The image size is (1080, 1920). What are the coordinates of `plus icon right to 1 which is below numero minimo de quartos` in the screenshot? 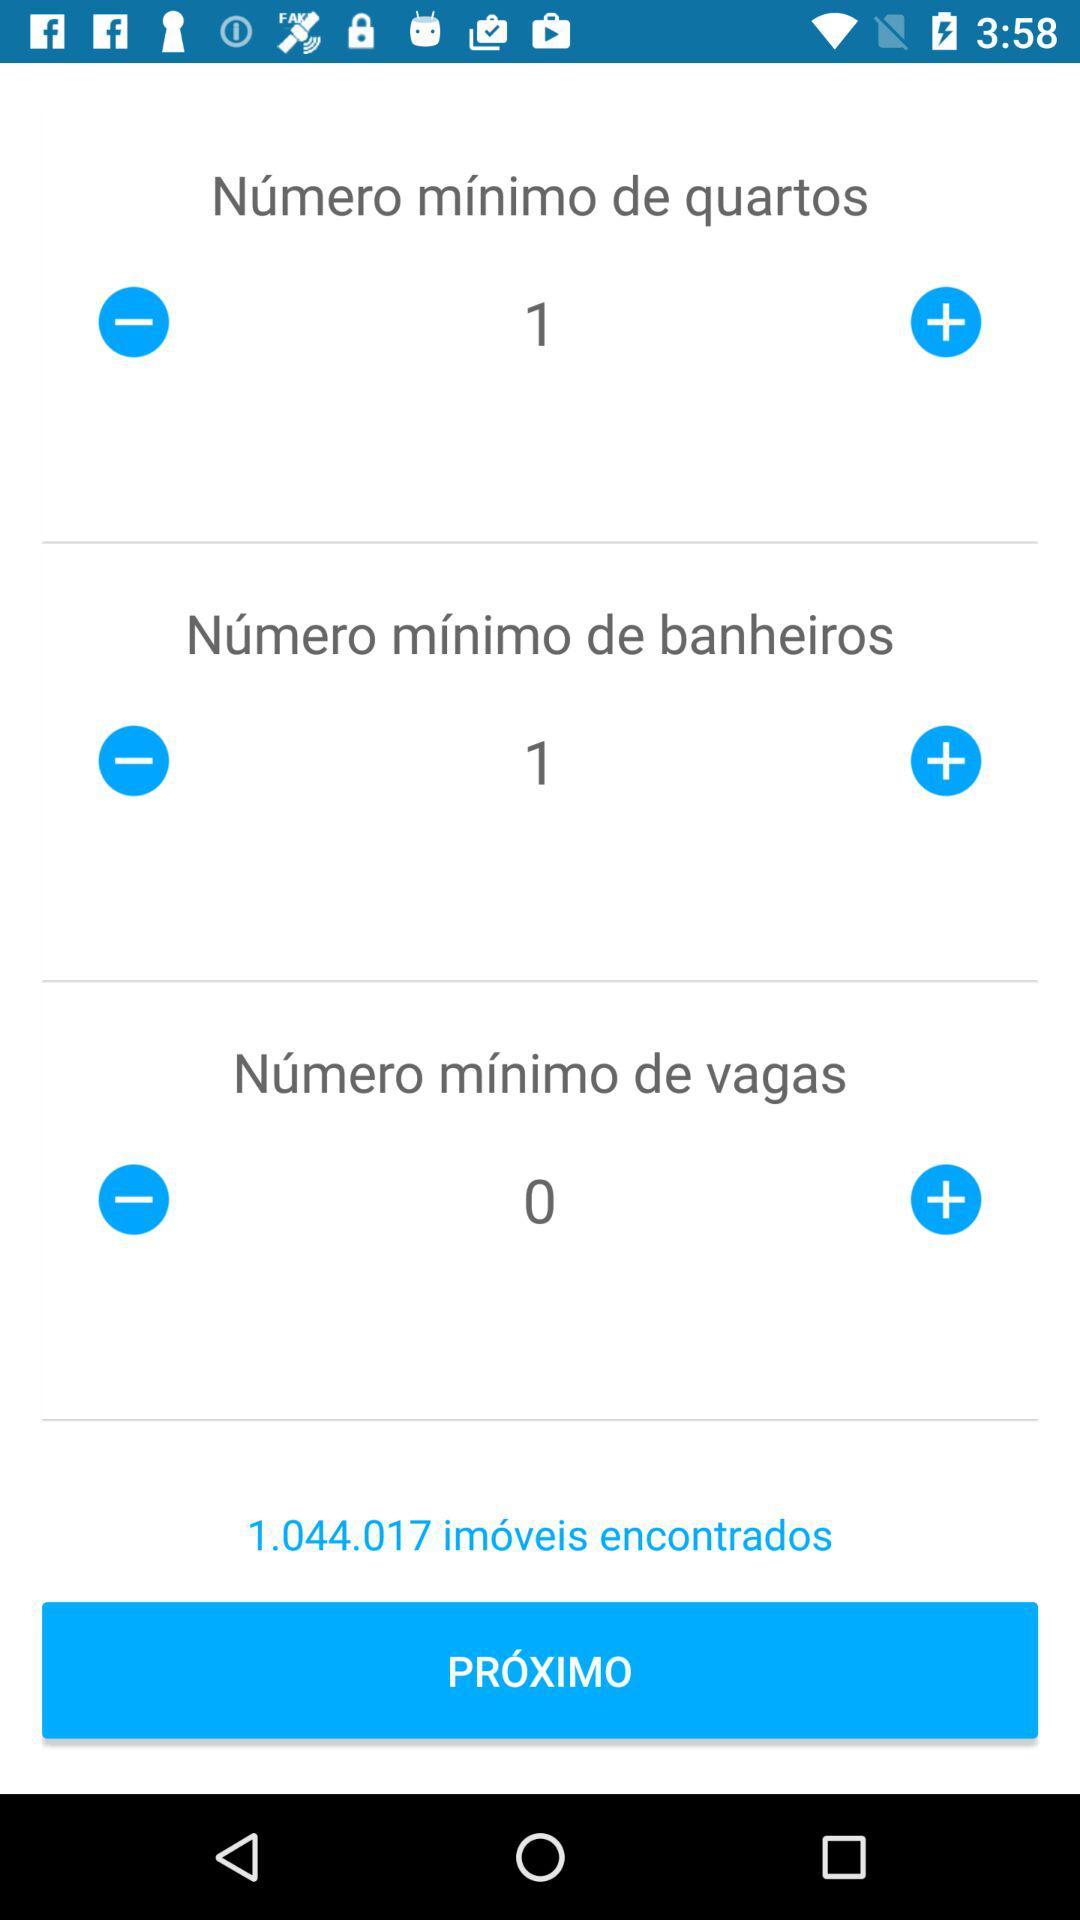 It's located at (945, 321).